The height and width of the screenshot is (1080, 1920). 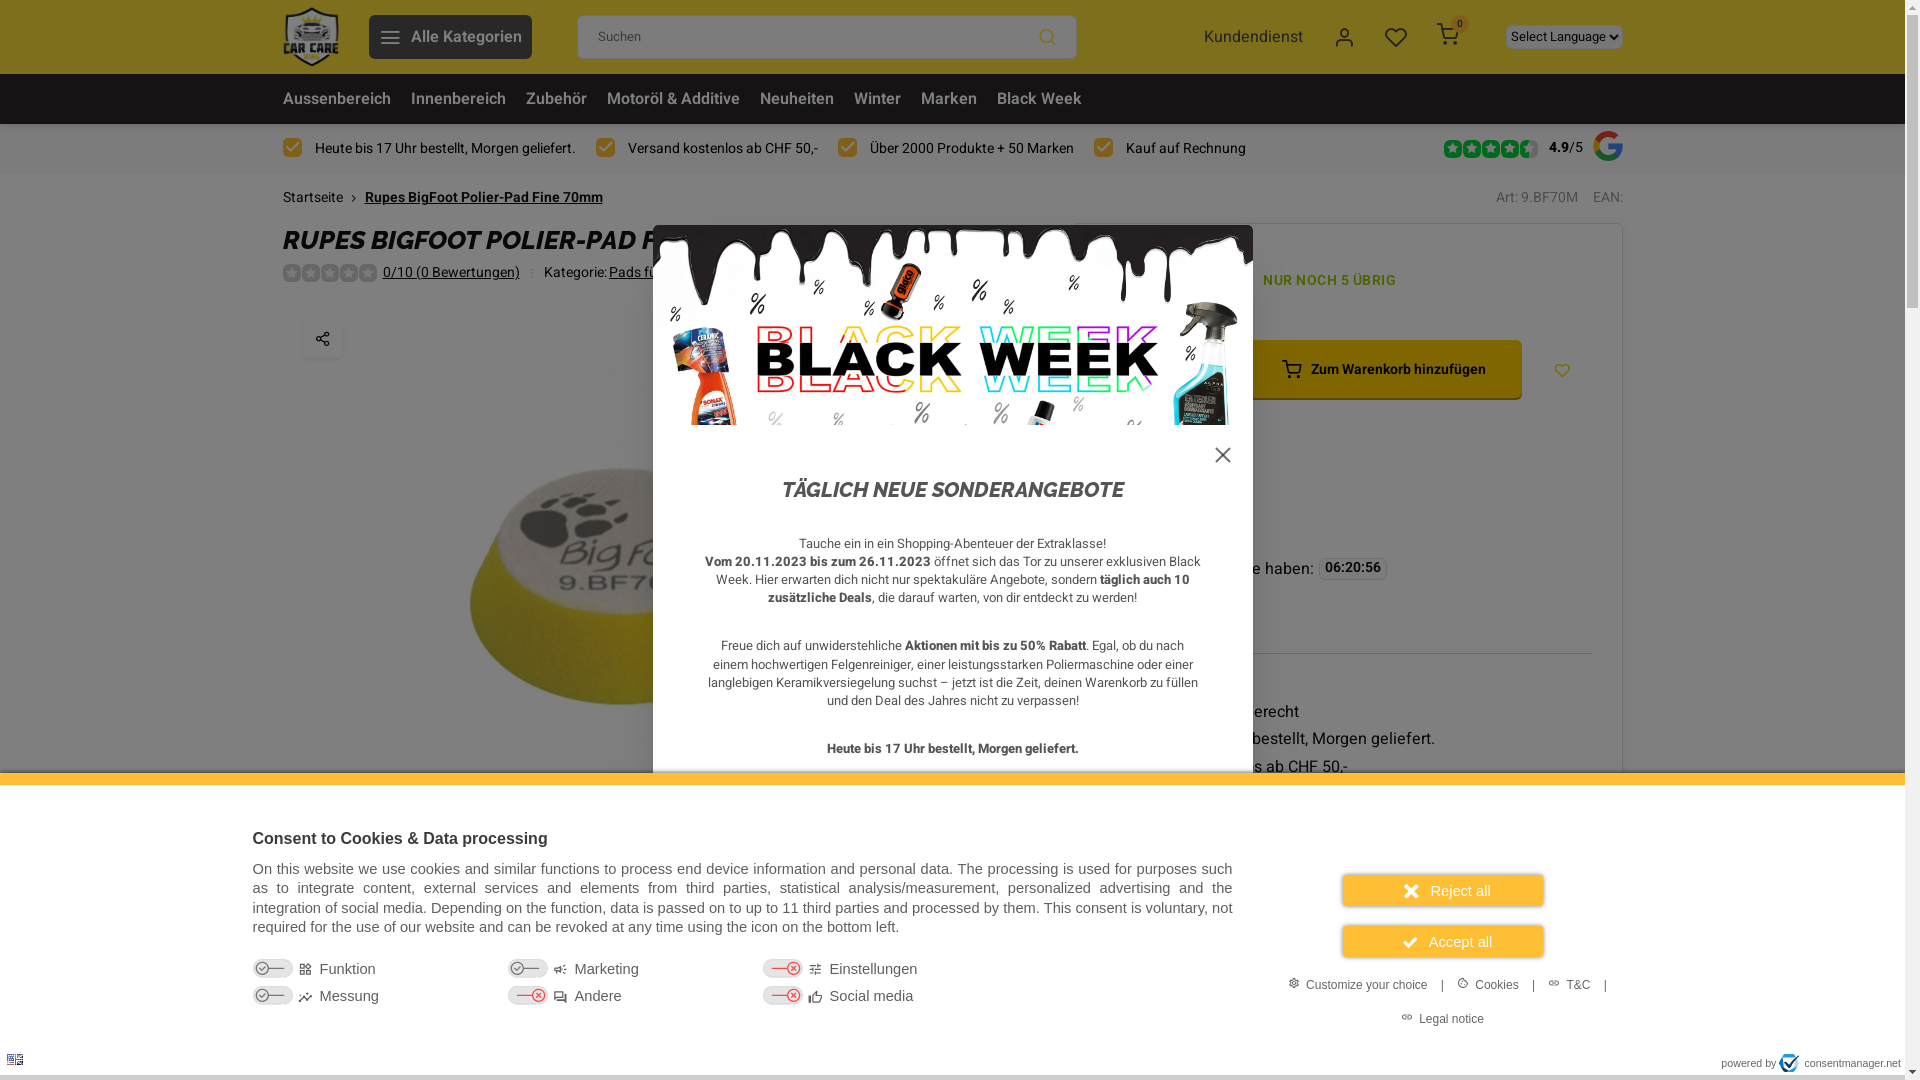 What do you see at coordinates (795, 99) in the screenshot?
I see `'Neuheiten'` at bounding box center [795, 99].